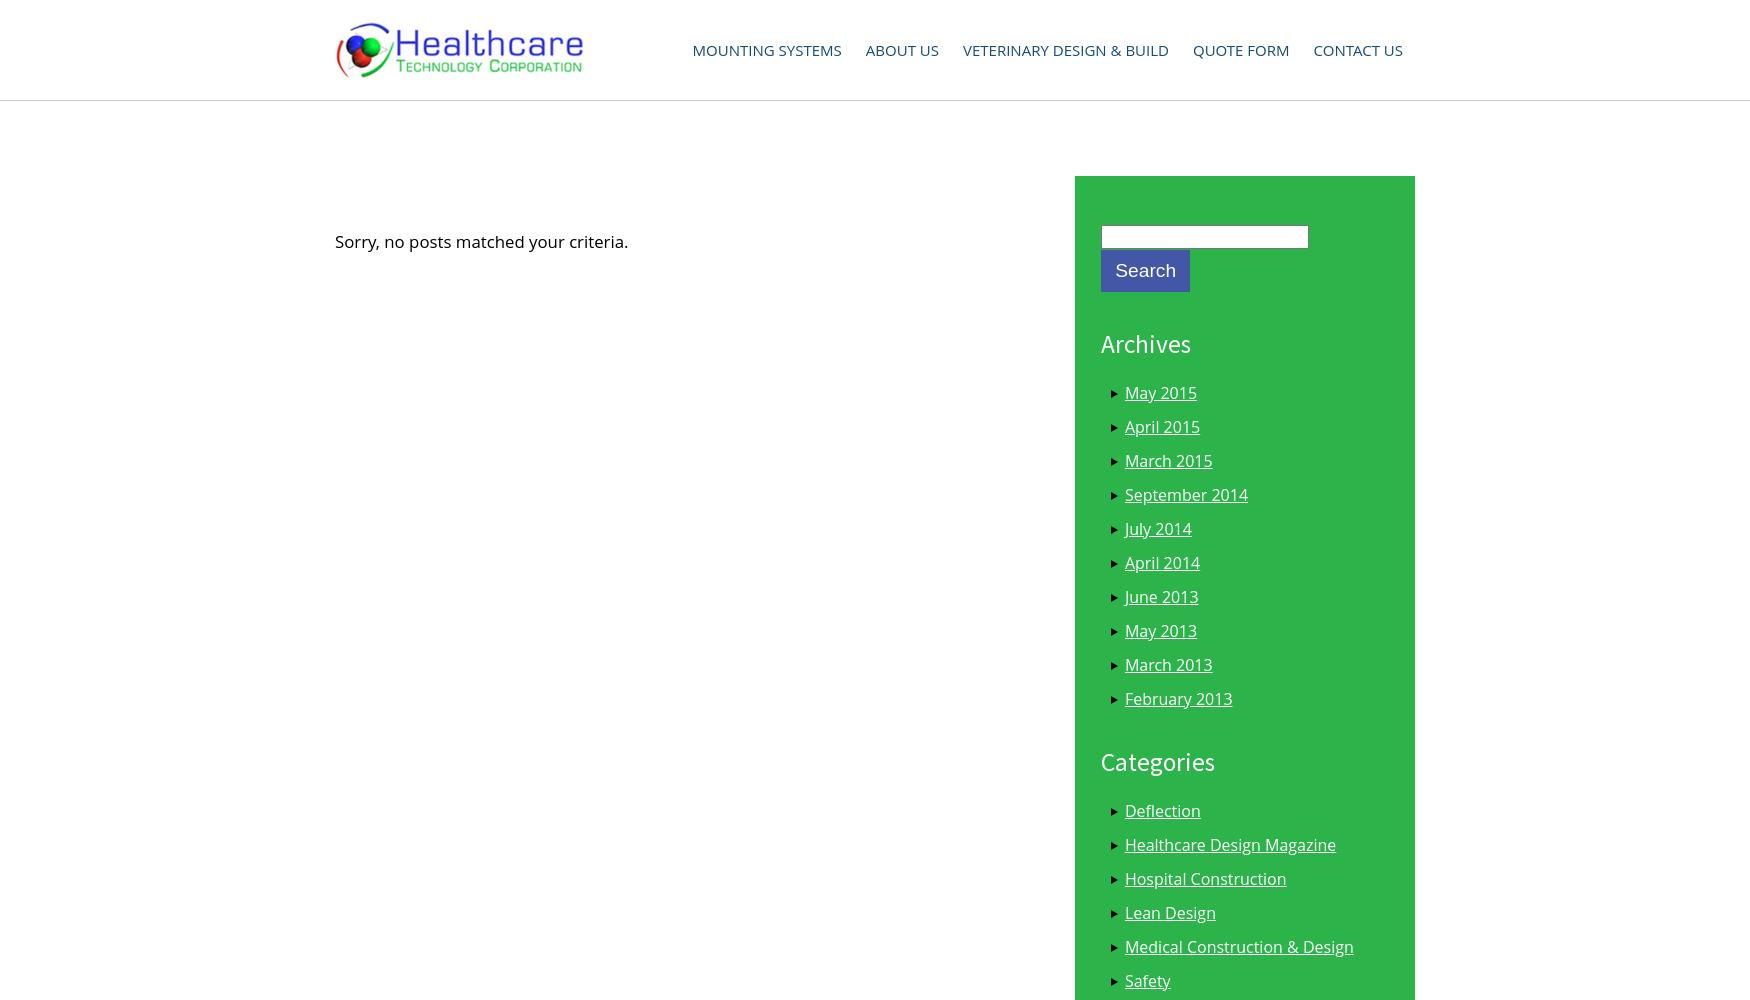  I want to click on 'March 2015', so click(1166, 459).